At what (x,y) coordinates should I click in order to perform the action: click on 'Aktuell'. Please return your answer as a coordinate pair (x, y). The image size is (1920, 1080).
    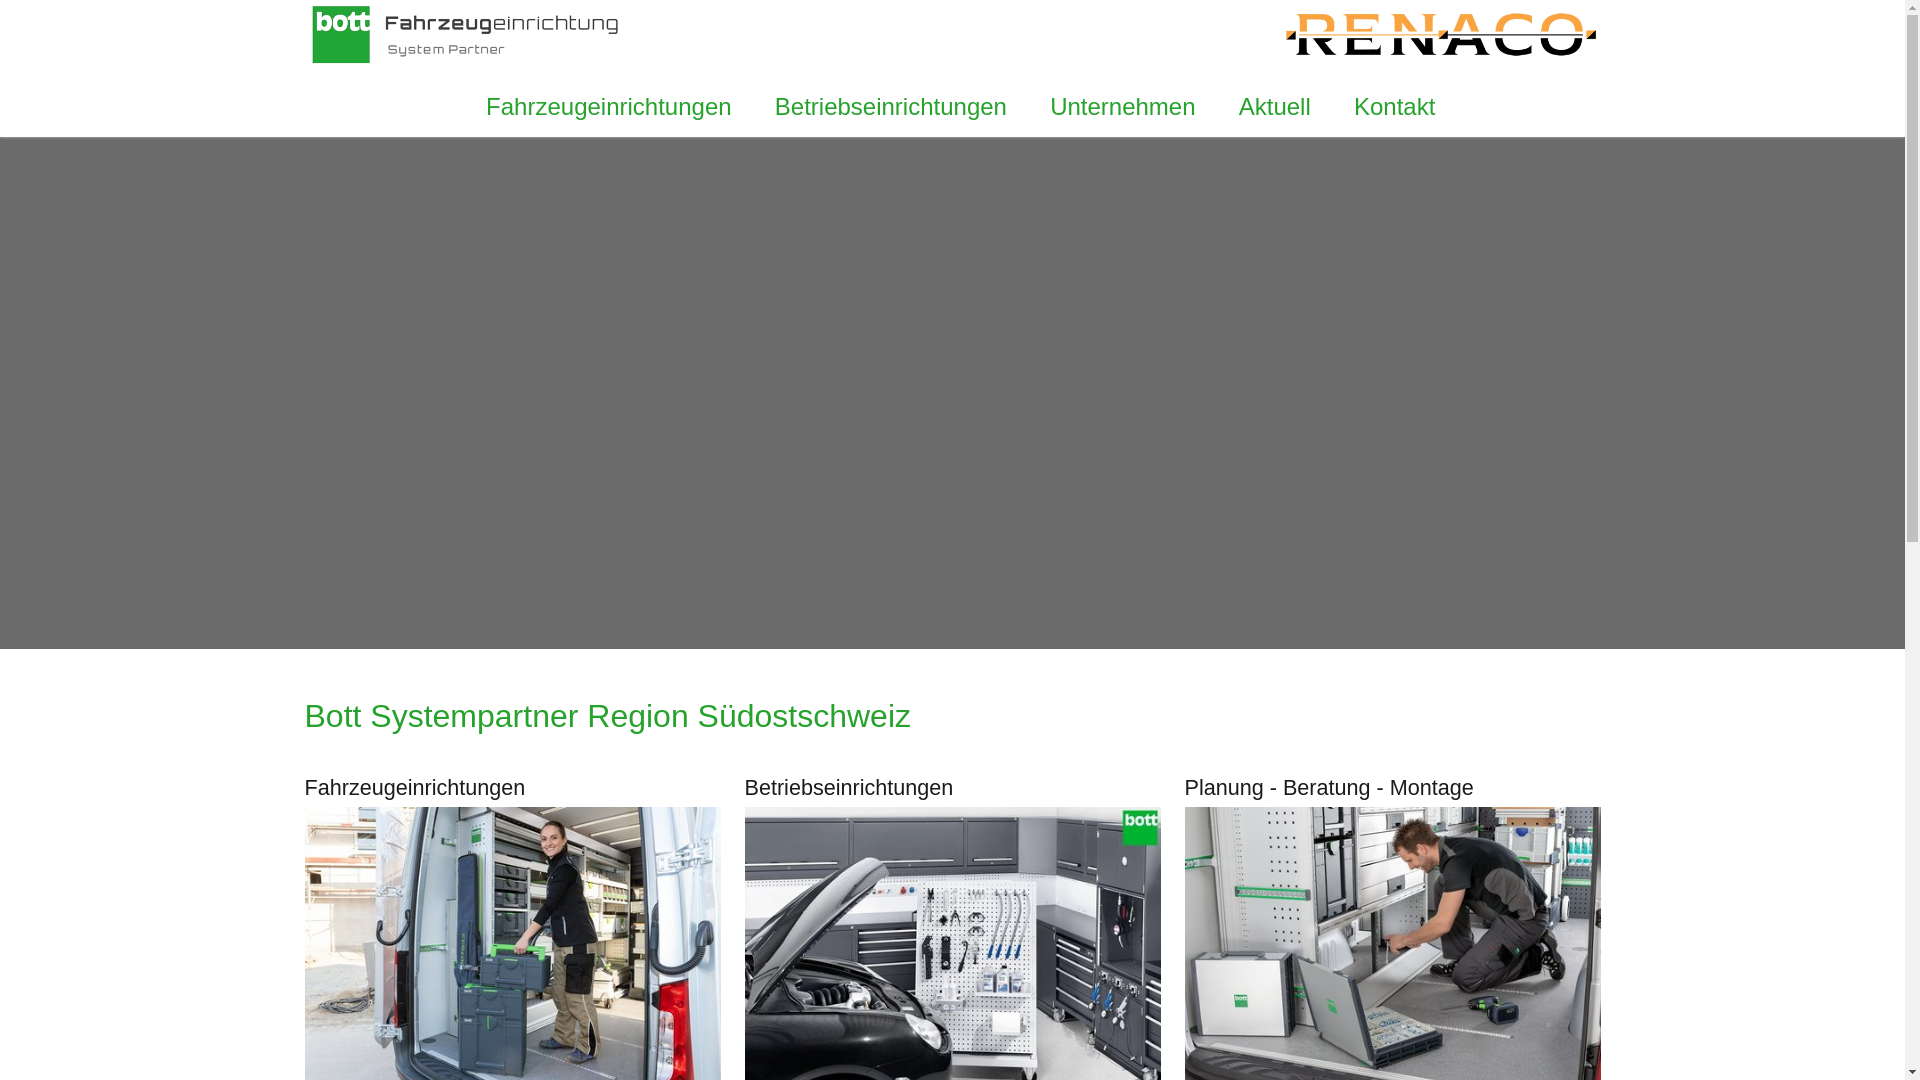
    Looking at the image, I should click on (1273, 107).